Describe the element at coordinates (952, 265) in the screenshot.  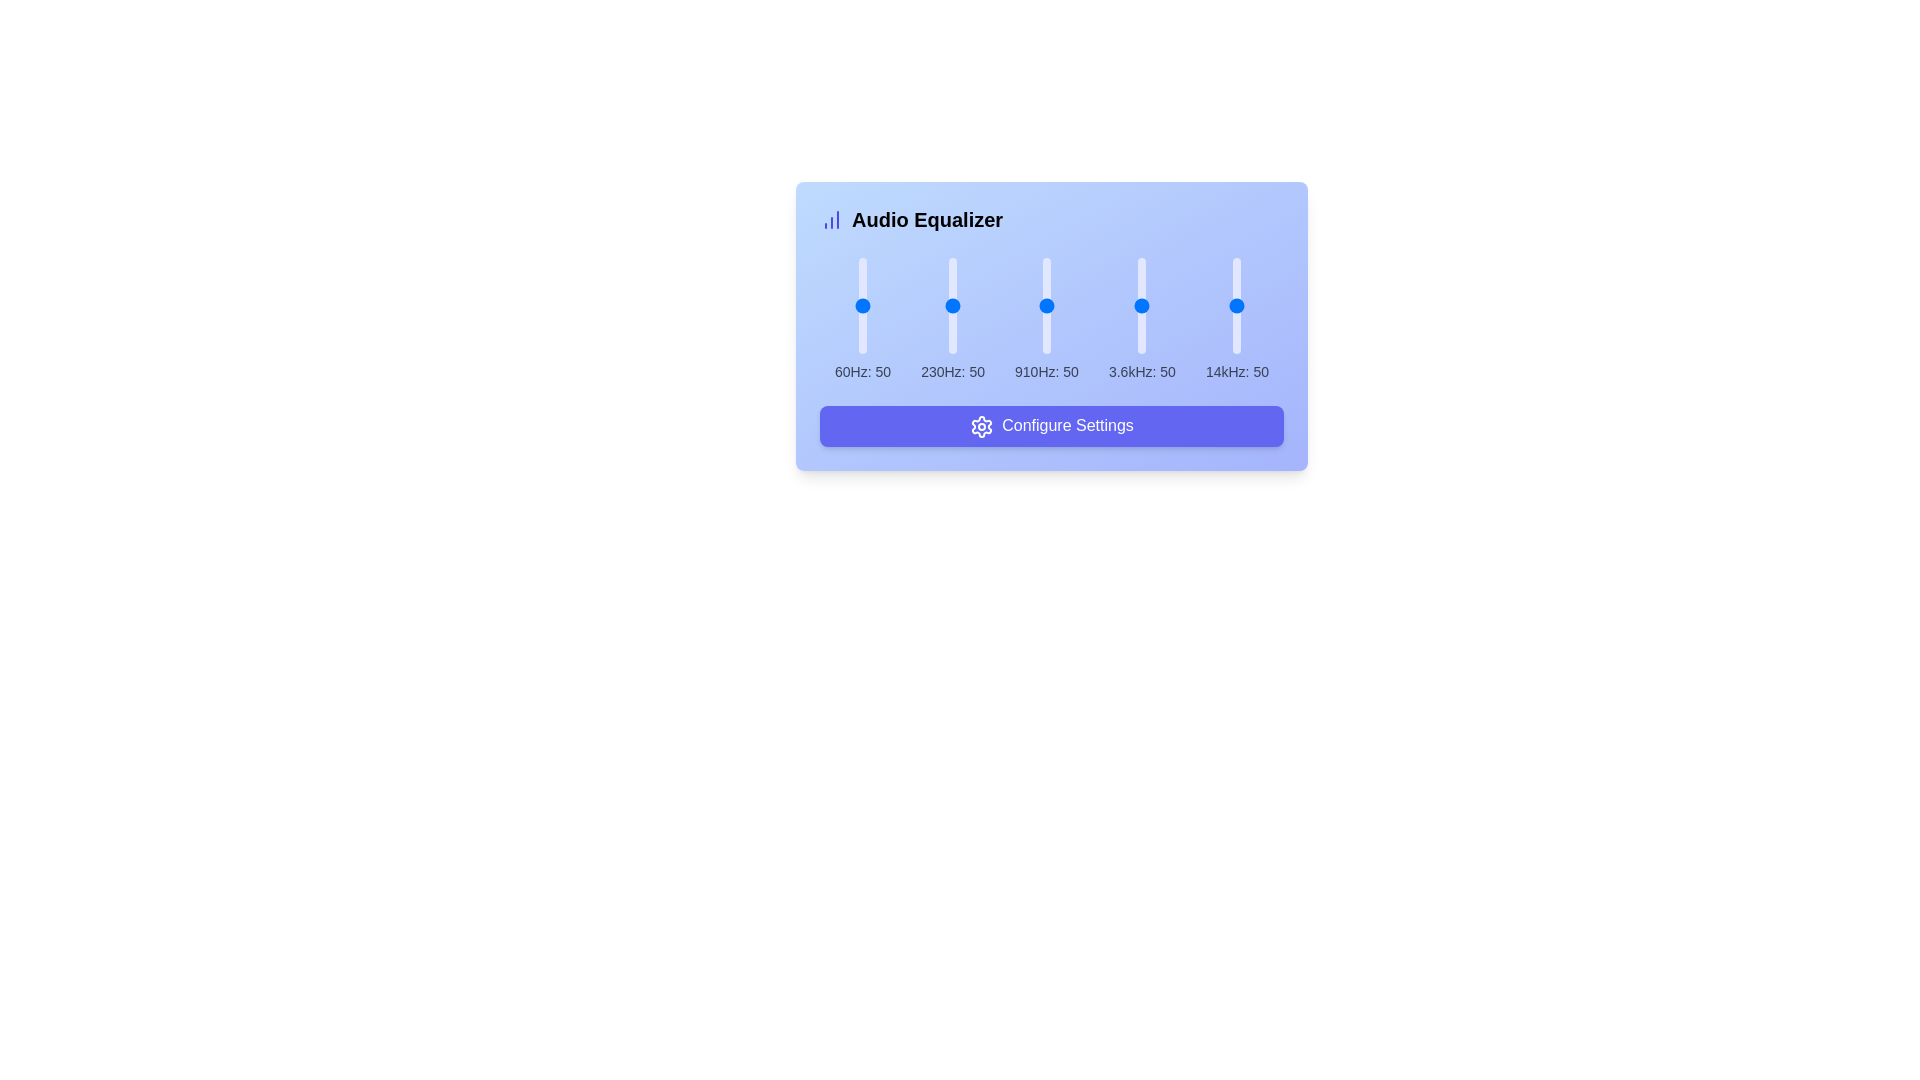
I see `the 230Hz slider value` at that location.